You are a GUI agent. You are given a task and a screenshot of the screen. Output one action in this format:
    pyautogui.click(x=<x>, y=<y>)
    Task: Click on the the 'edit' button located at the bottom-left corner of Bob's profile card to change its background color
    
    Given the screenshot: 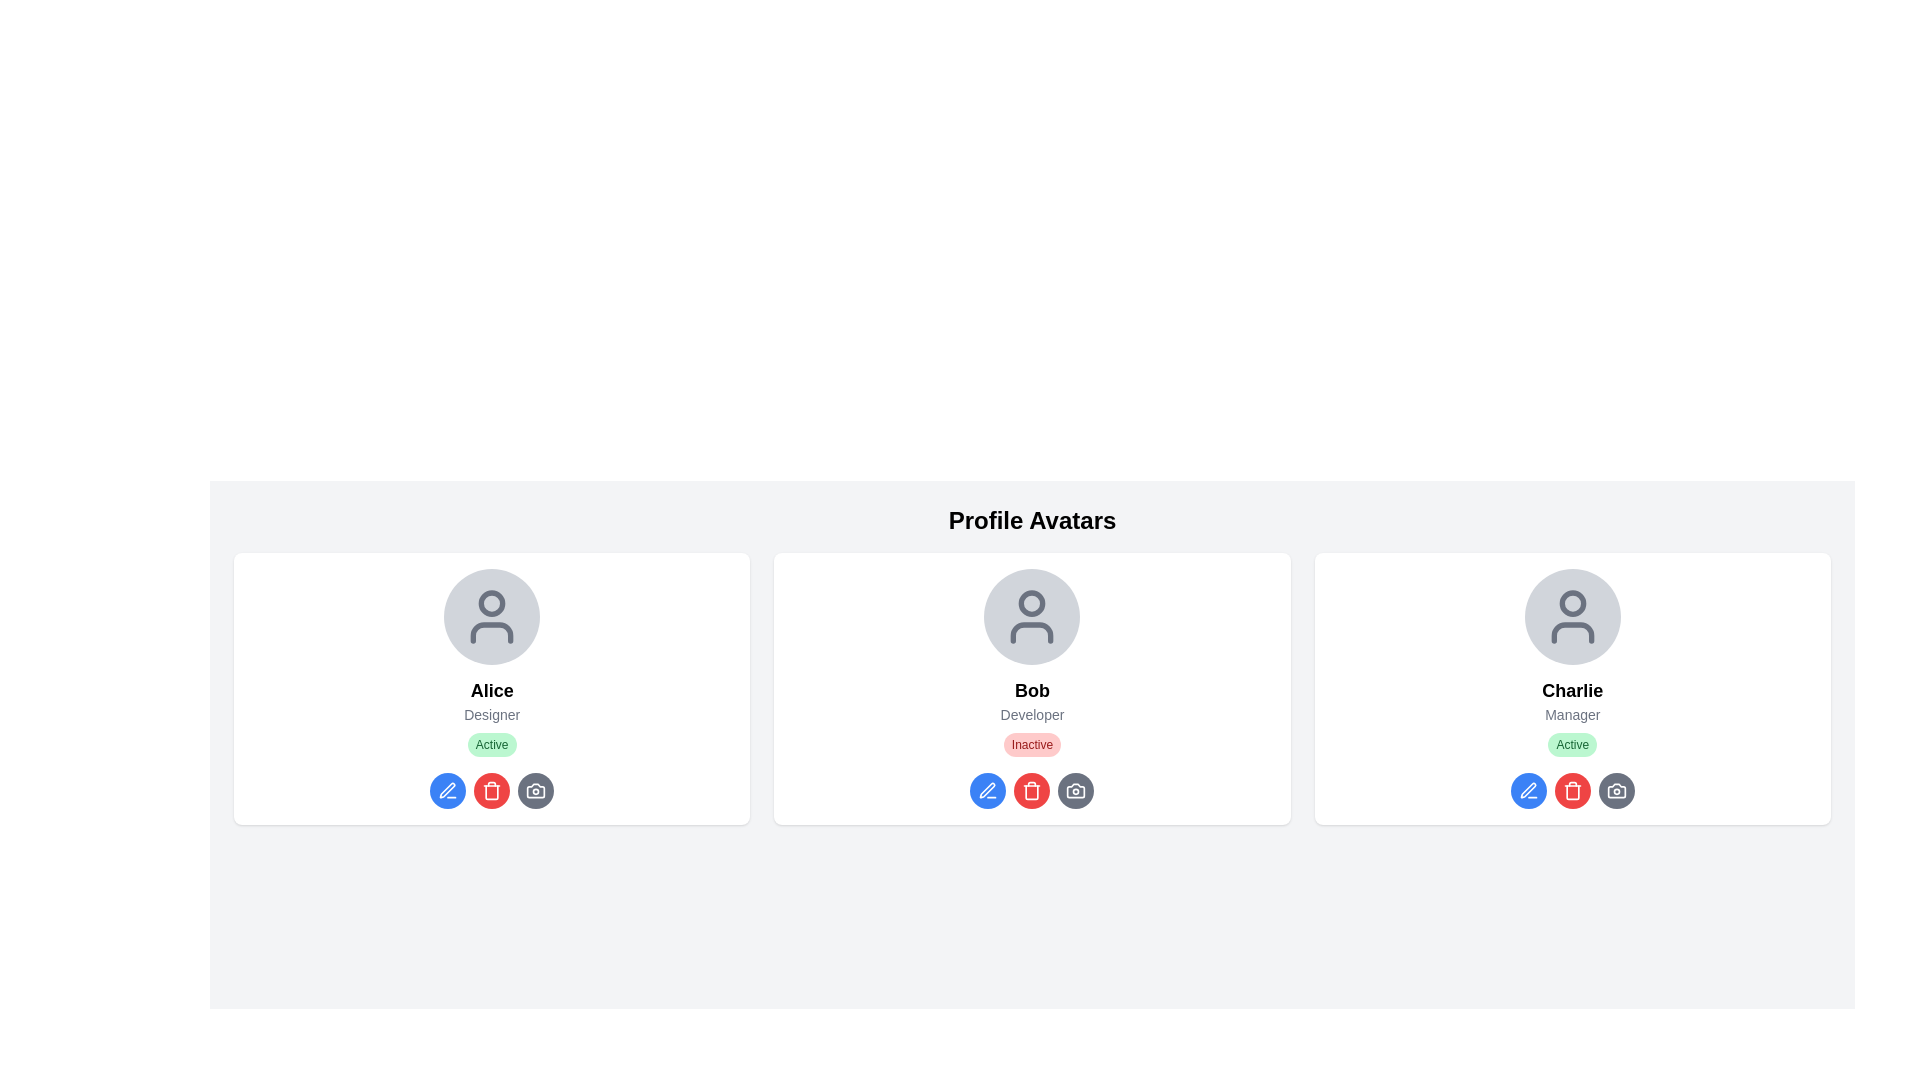 What is the action you would take?
    pyautogui.click(x=988, y=789)
    